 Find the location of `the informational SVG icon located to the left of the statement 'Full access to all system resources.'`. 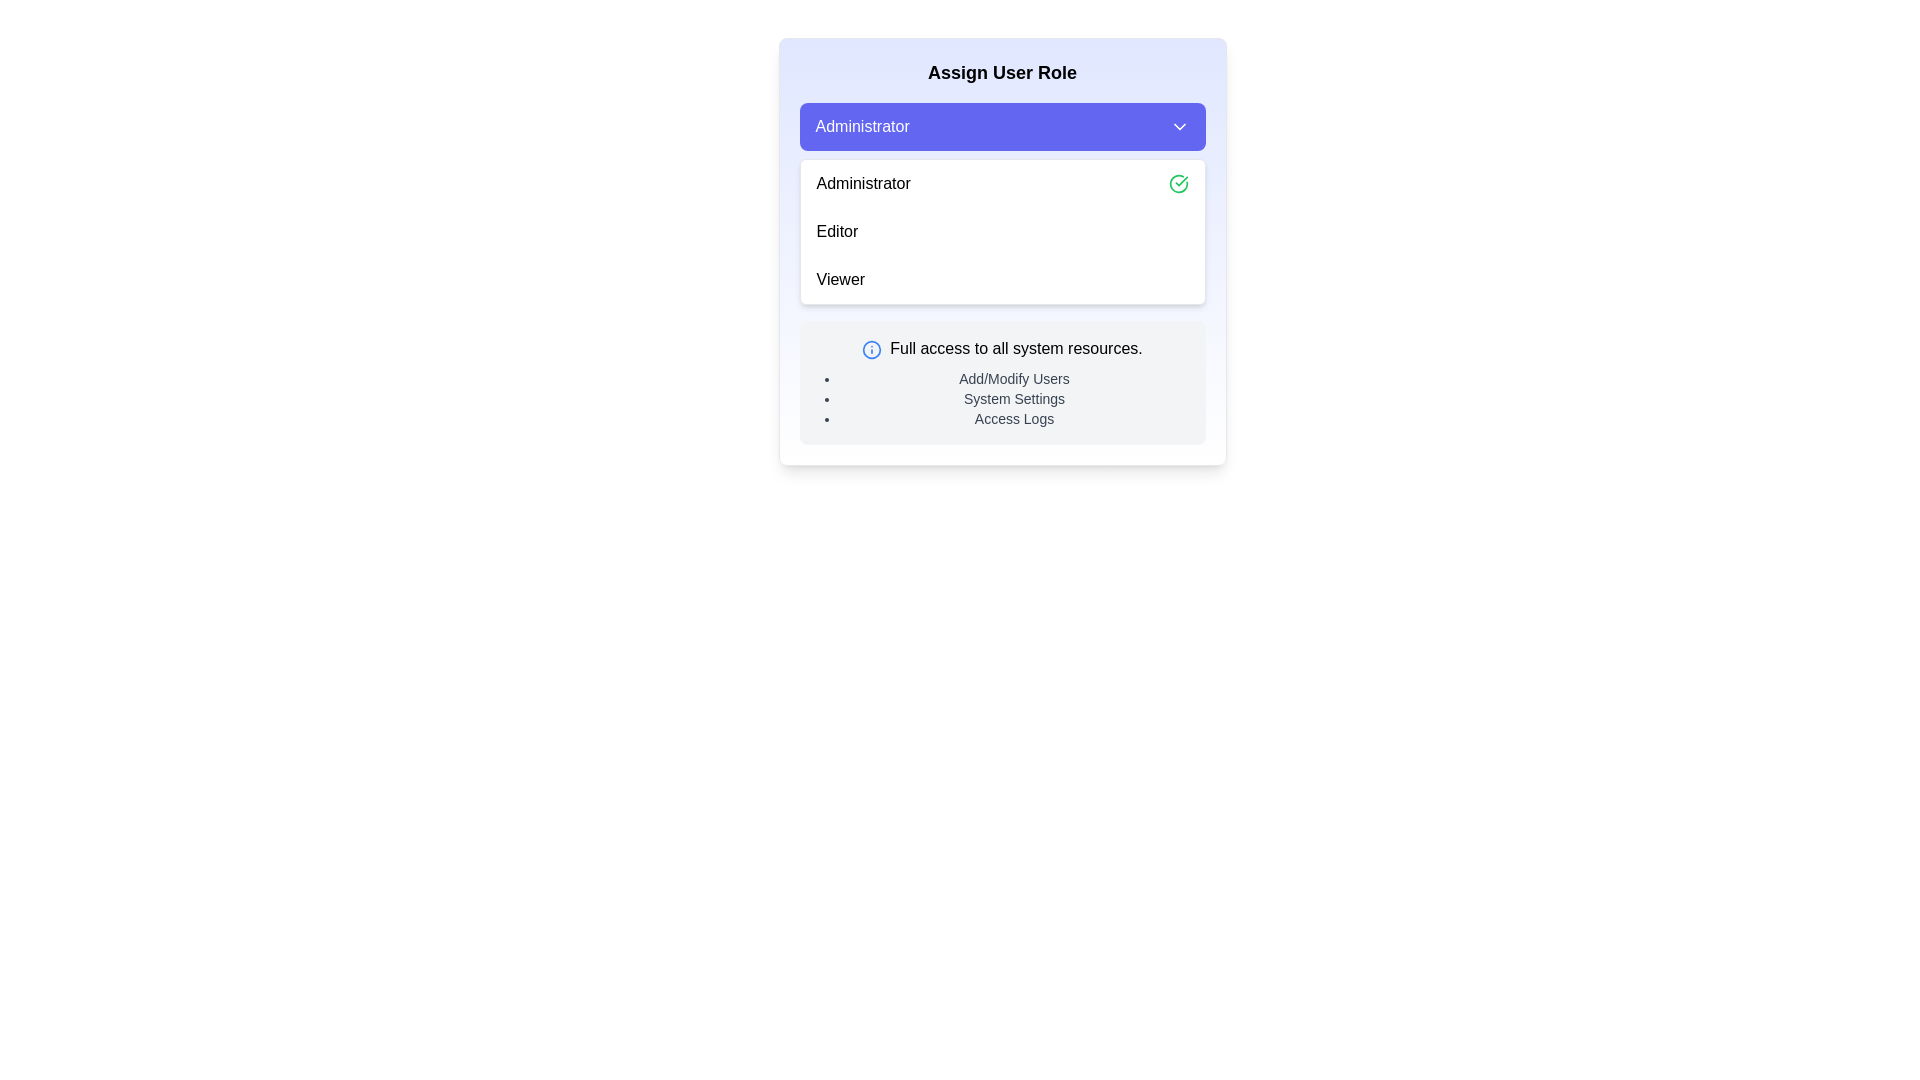

the informational SVG icon located to the left of the statement 'Full access to all system resources.' is located at coordinates (872, 347).